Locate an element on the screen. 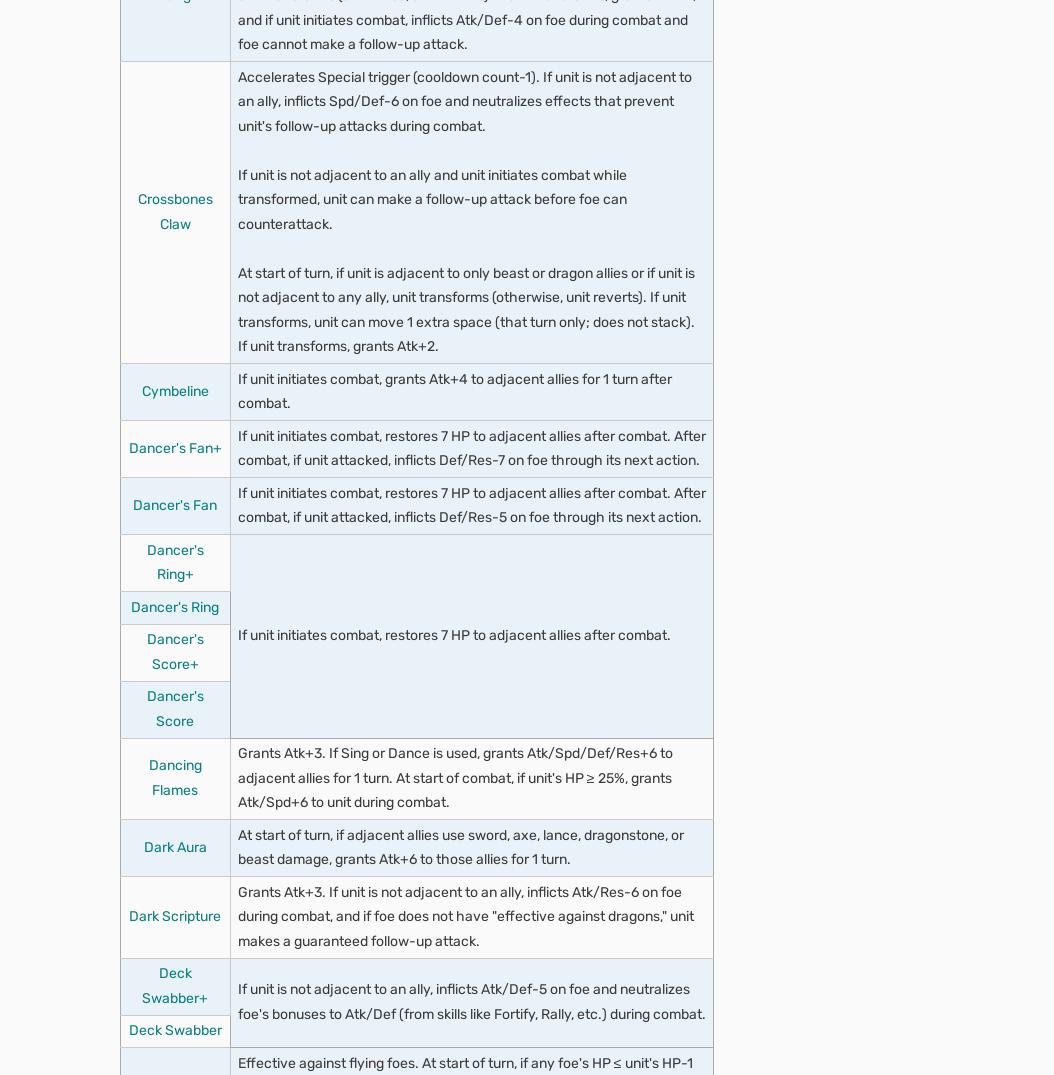  'Grants Def/Res +3 to adjacent allies during combat.' is located at coordinates (424, 373).